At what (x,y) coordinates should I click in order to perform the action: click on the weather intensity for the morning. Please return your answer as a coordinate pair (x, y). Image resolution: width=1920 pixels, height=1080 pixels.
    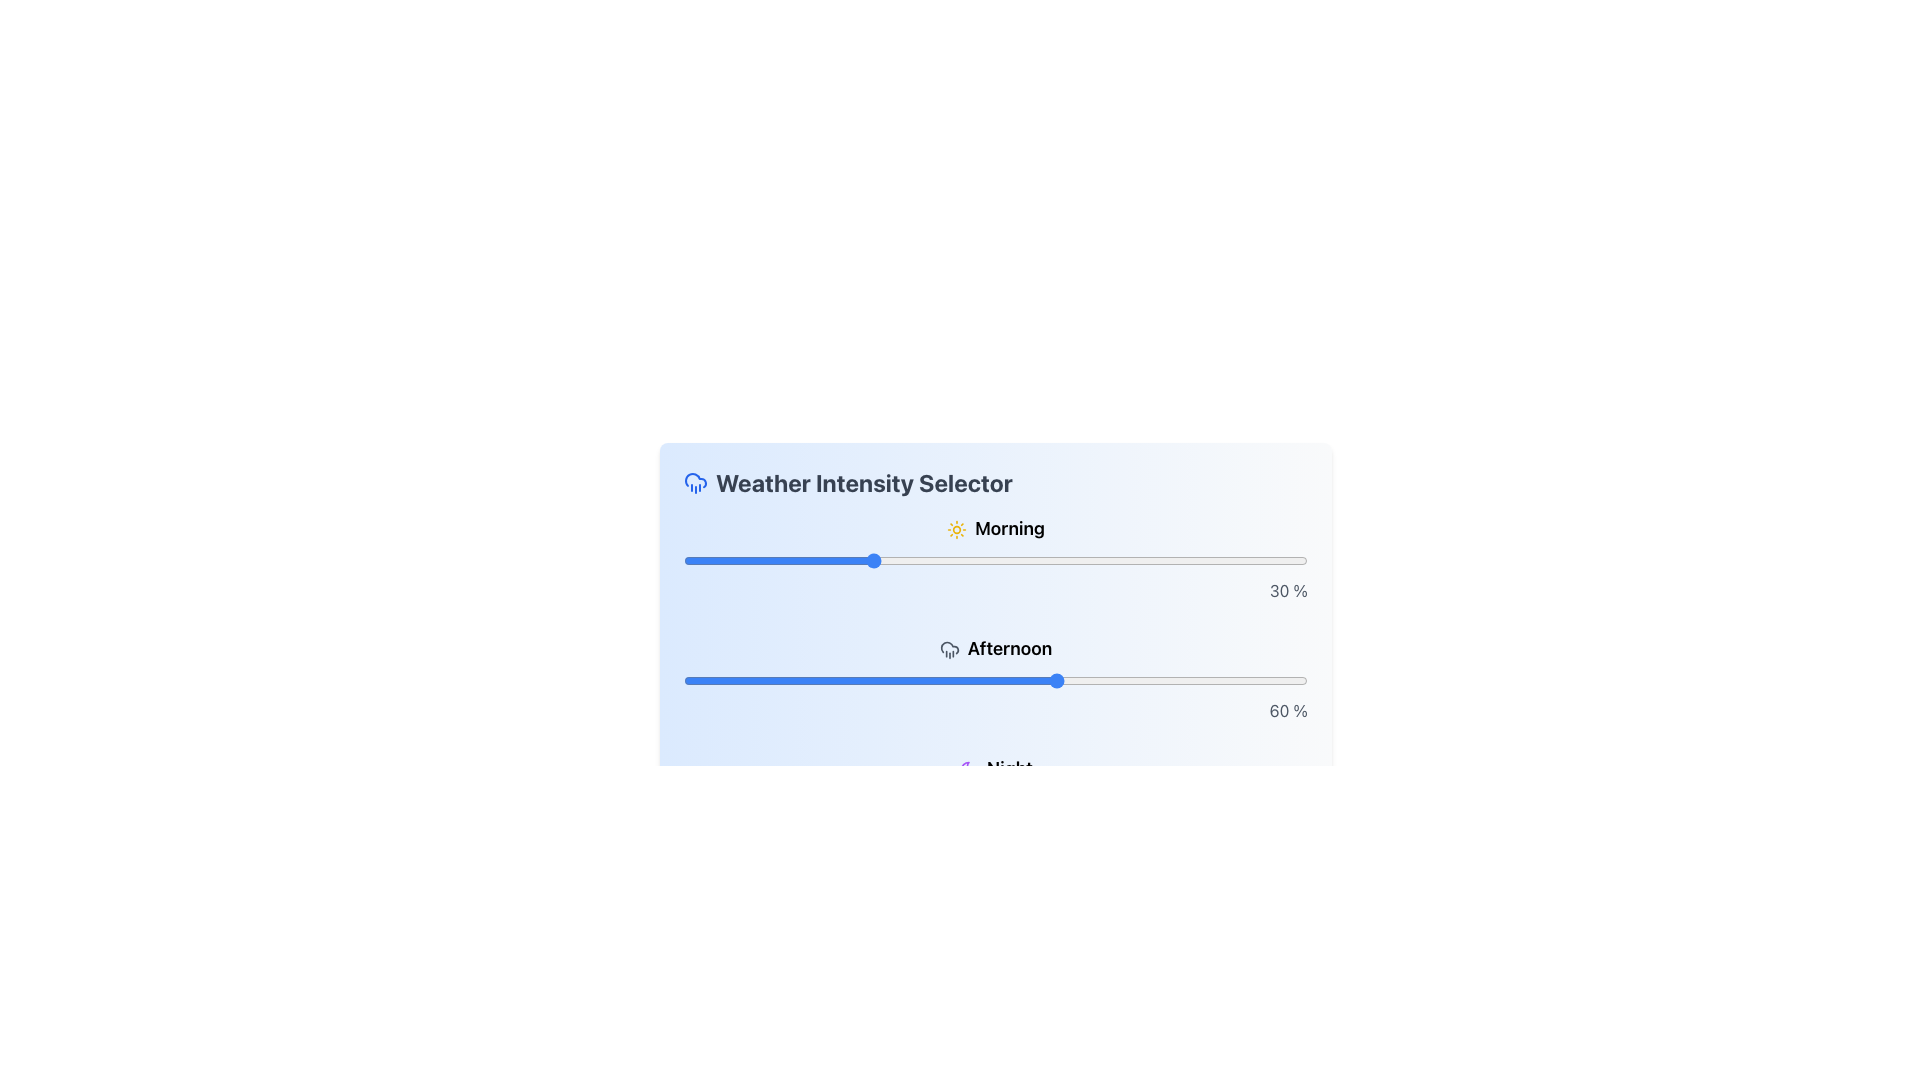
    Looking at the image, I should click on (751, 560).